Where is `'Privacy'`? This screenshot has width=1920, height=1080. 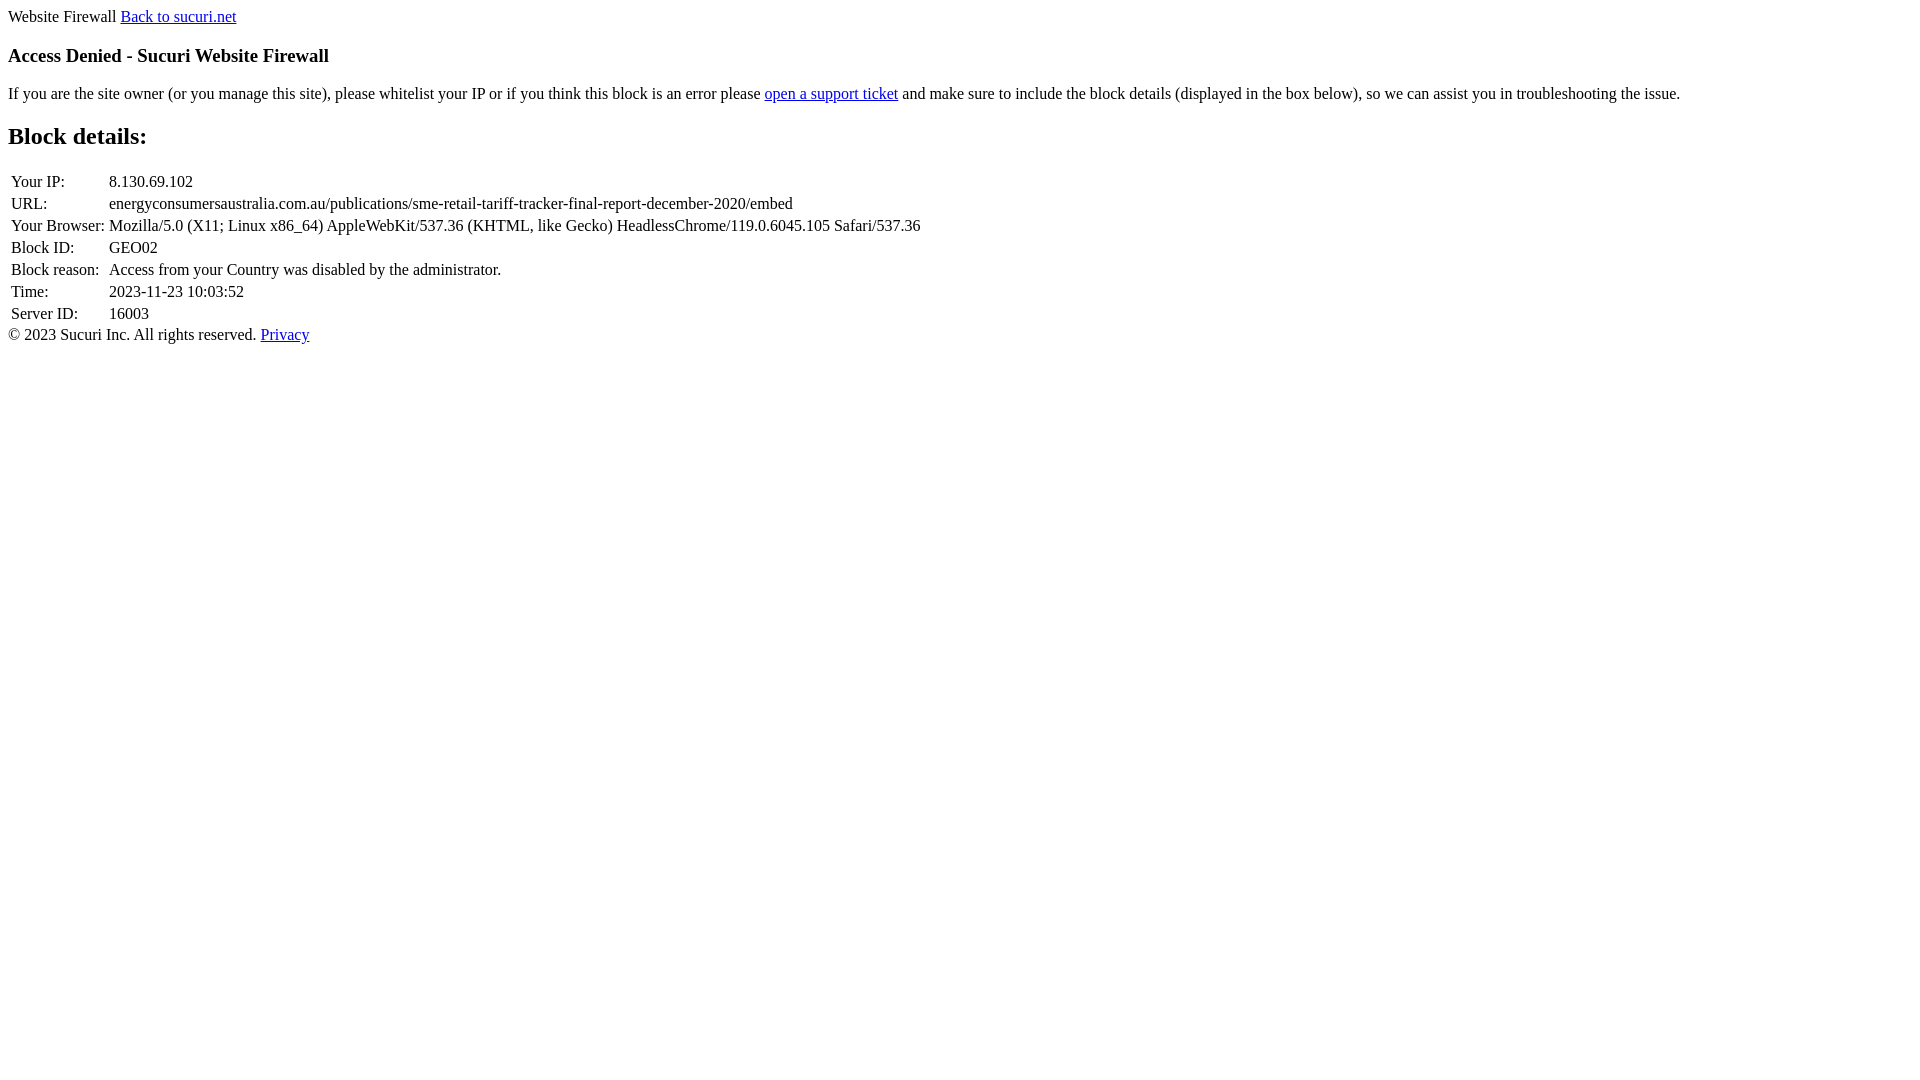
'Privacy' is located at coordinates (284, 333).